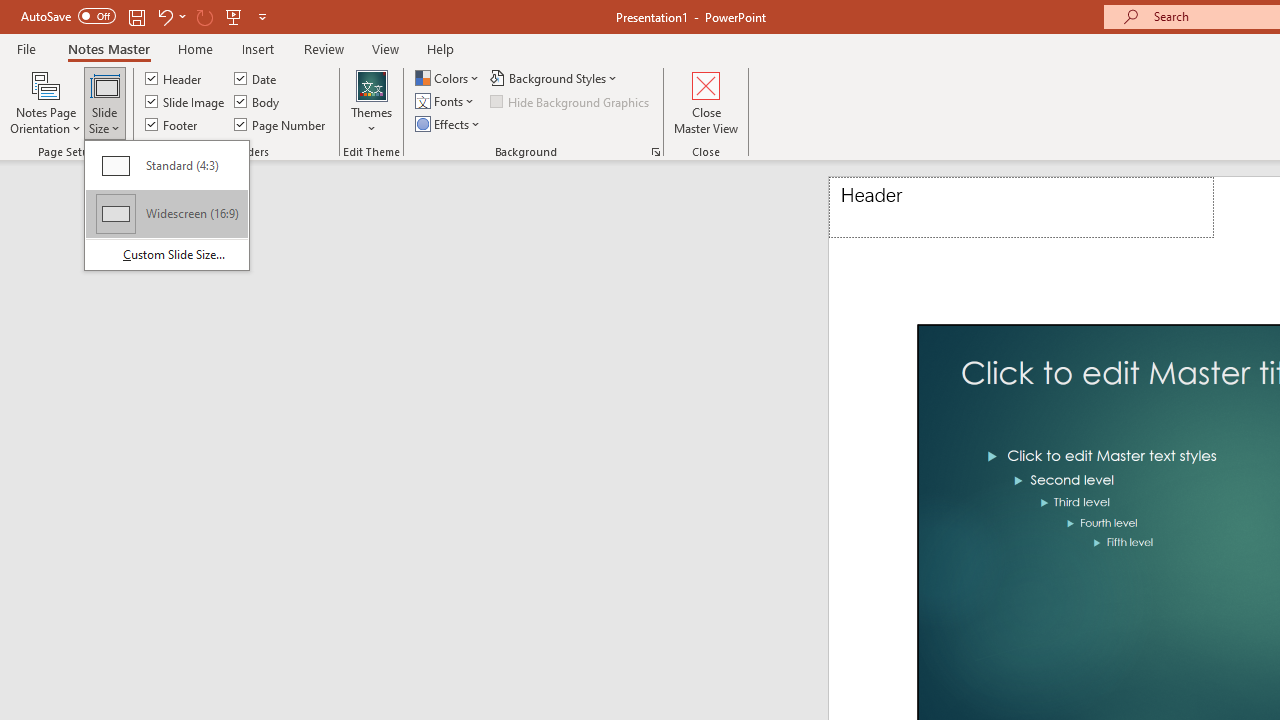 This screenshot has width=1280, height=720. I want to click on 'Close Master View', so click(706, 103).